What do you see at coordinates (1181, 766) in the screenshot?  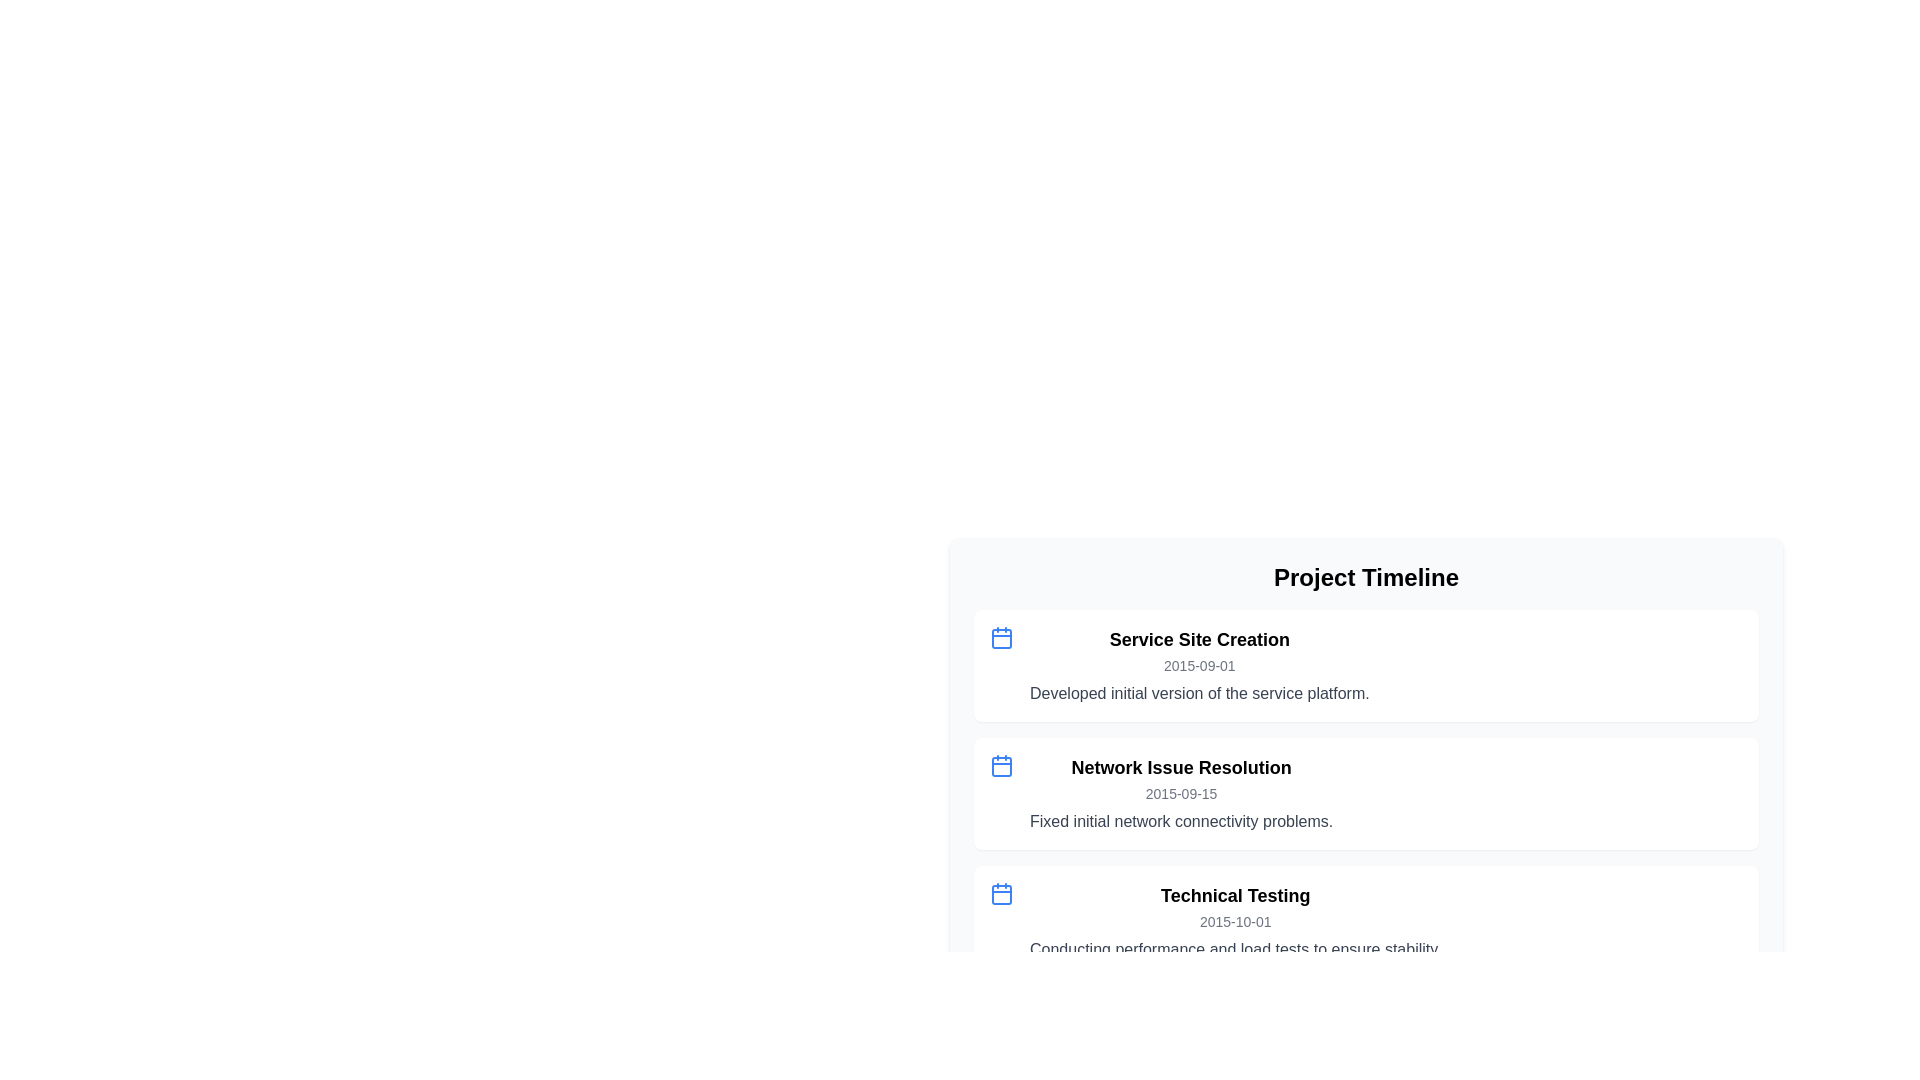 I see `text heading 'Network Issue Resolution' which is the title of the second timeline entry located between 'Service Site Creation' and 'Technical Testing'` at bounding box center [1181, 766].